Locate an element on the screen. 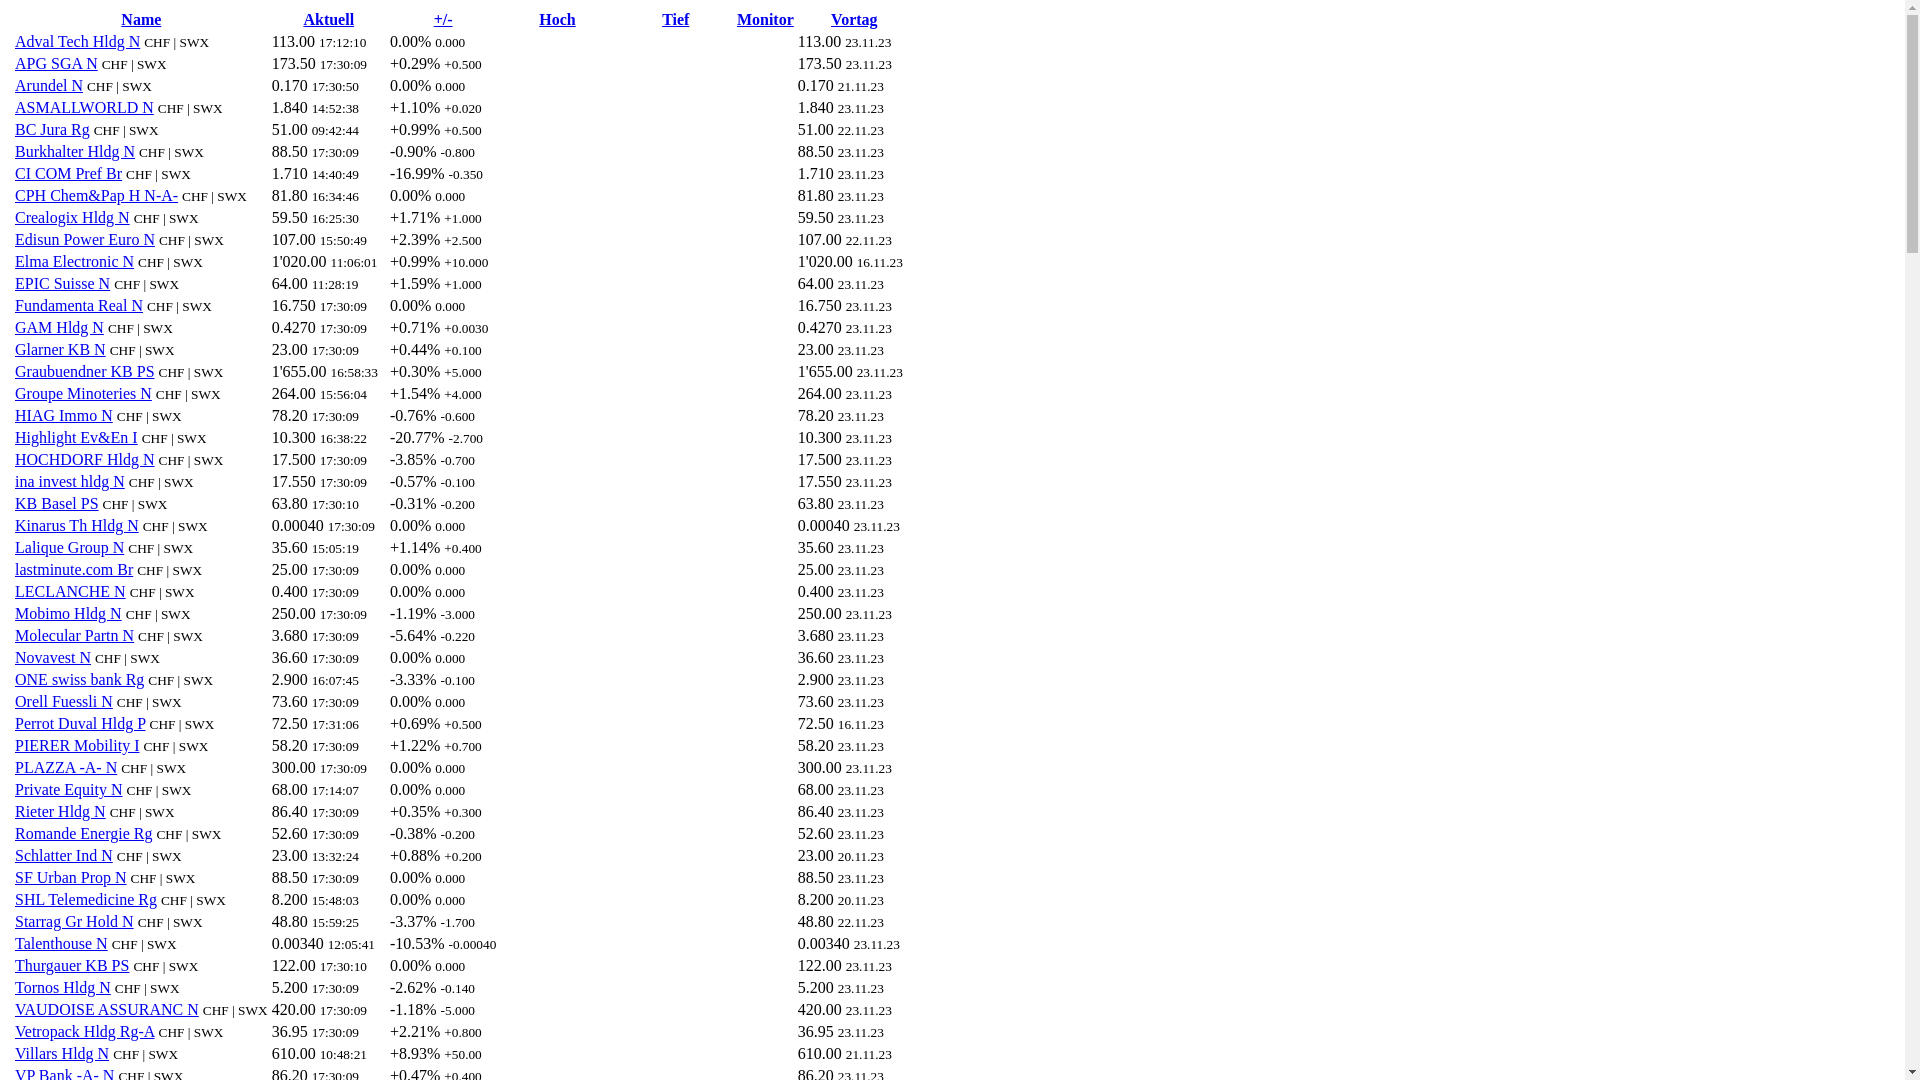  'Orell Fuessli N' is located at coordinates (63, 700).